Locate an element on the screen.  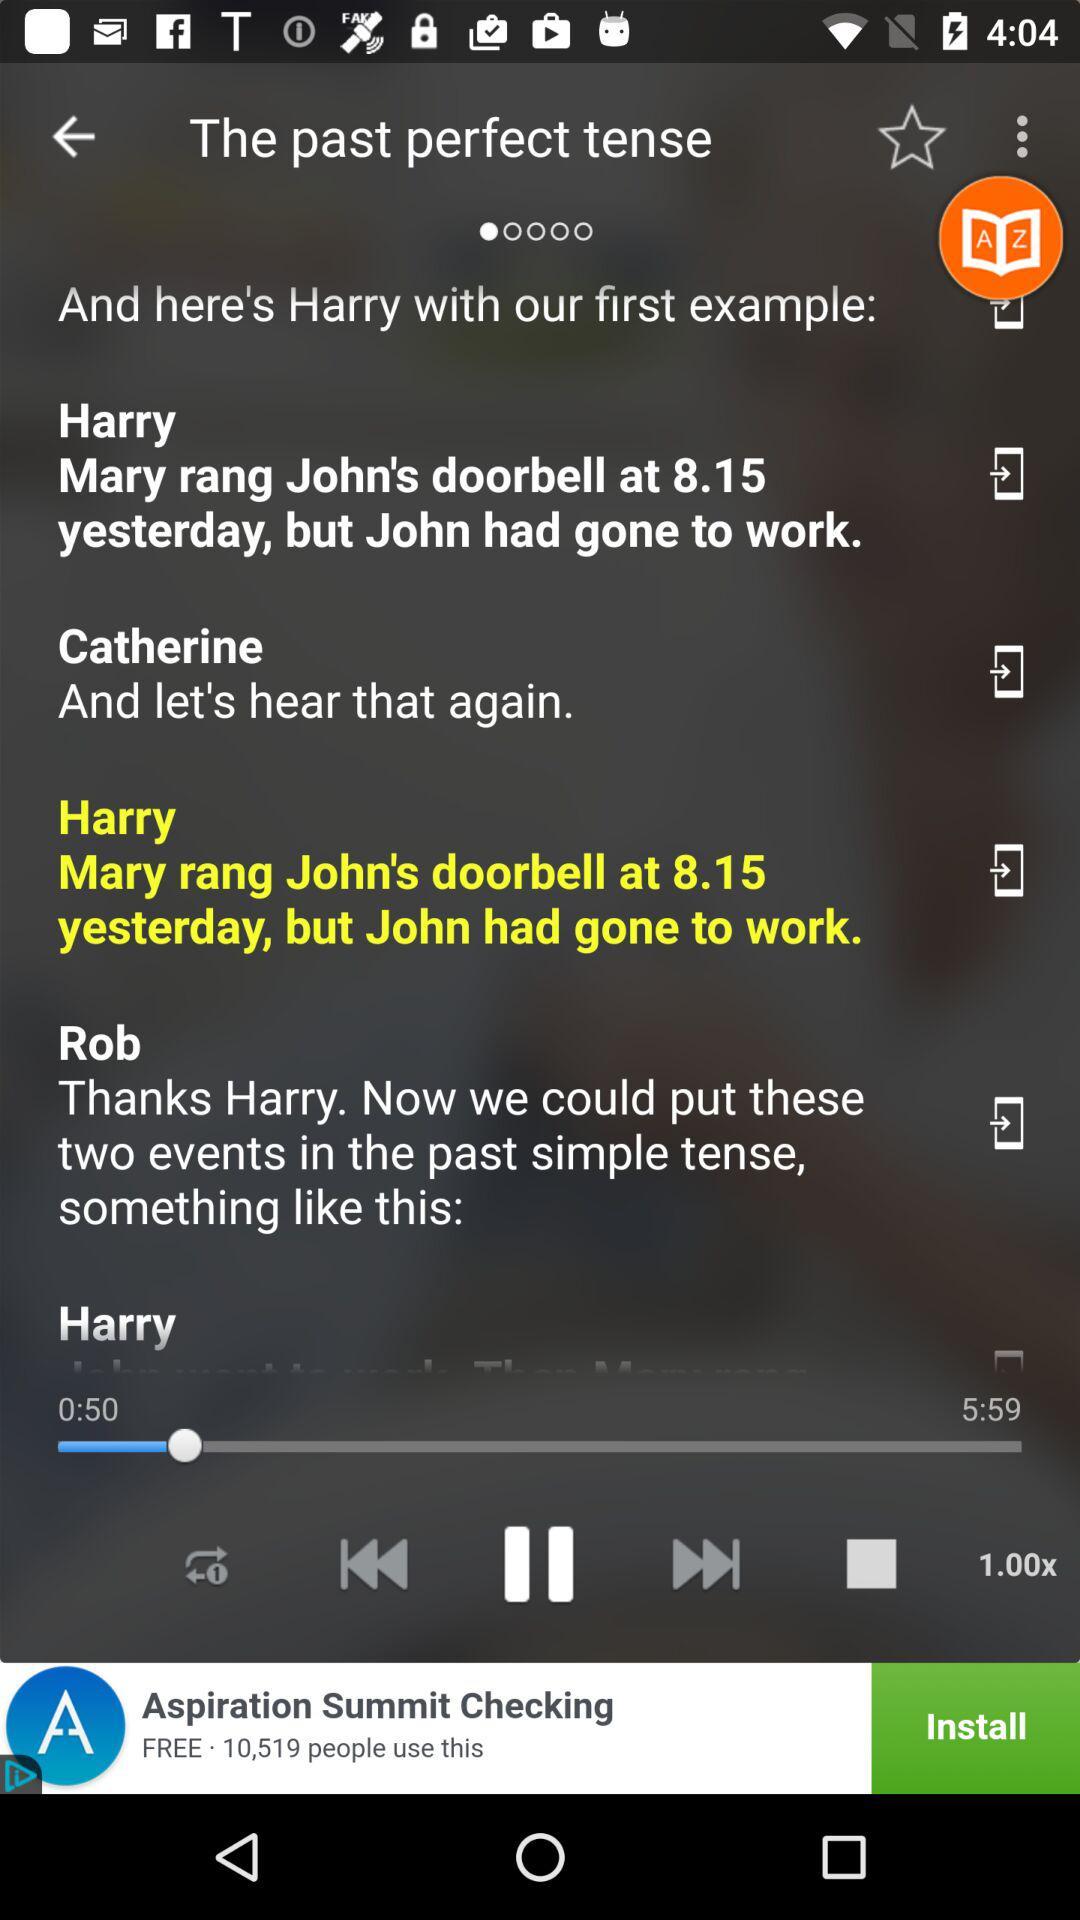
next option is located at coordinates (704, 1562).